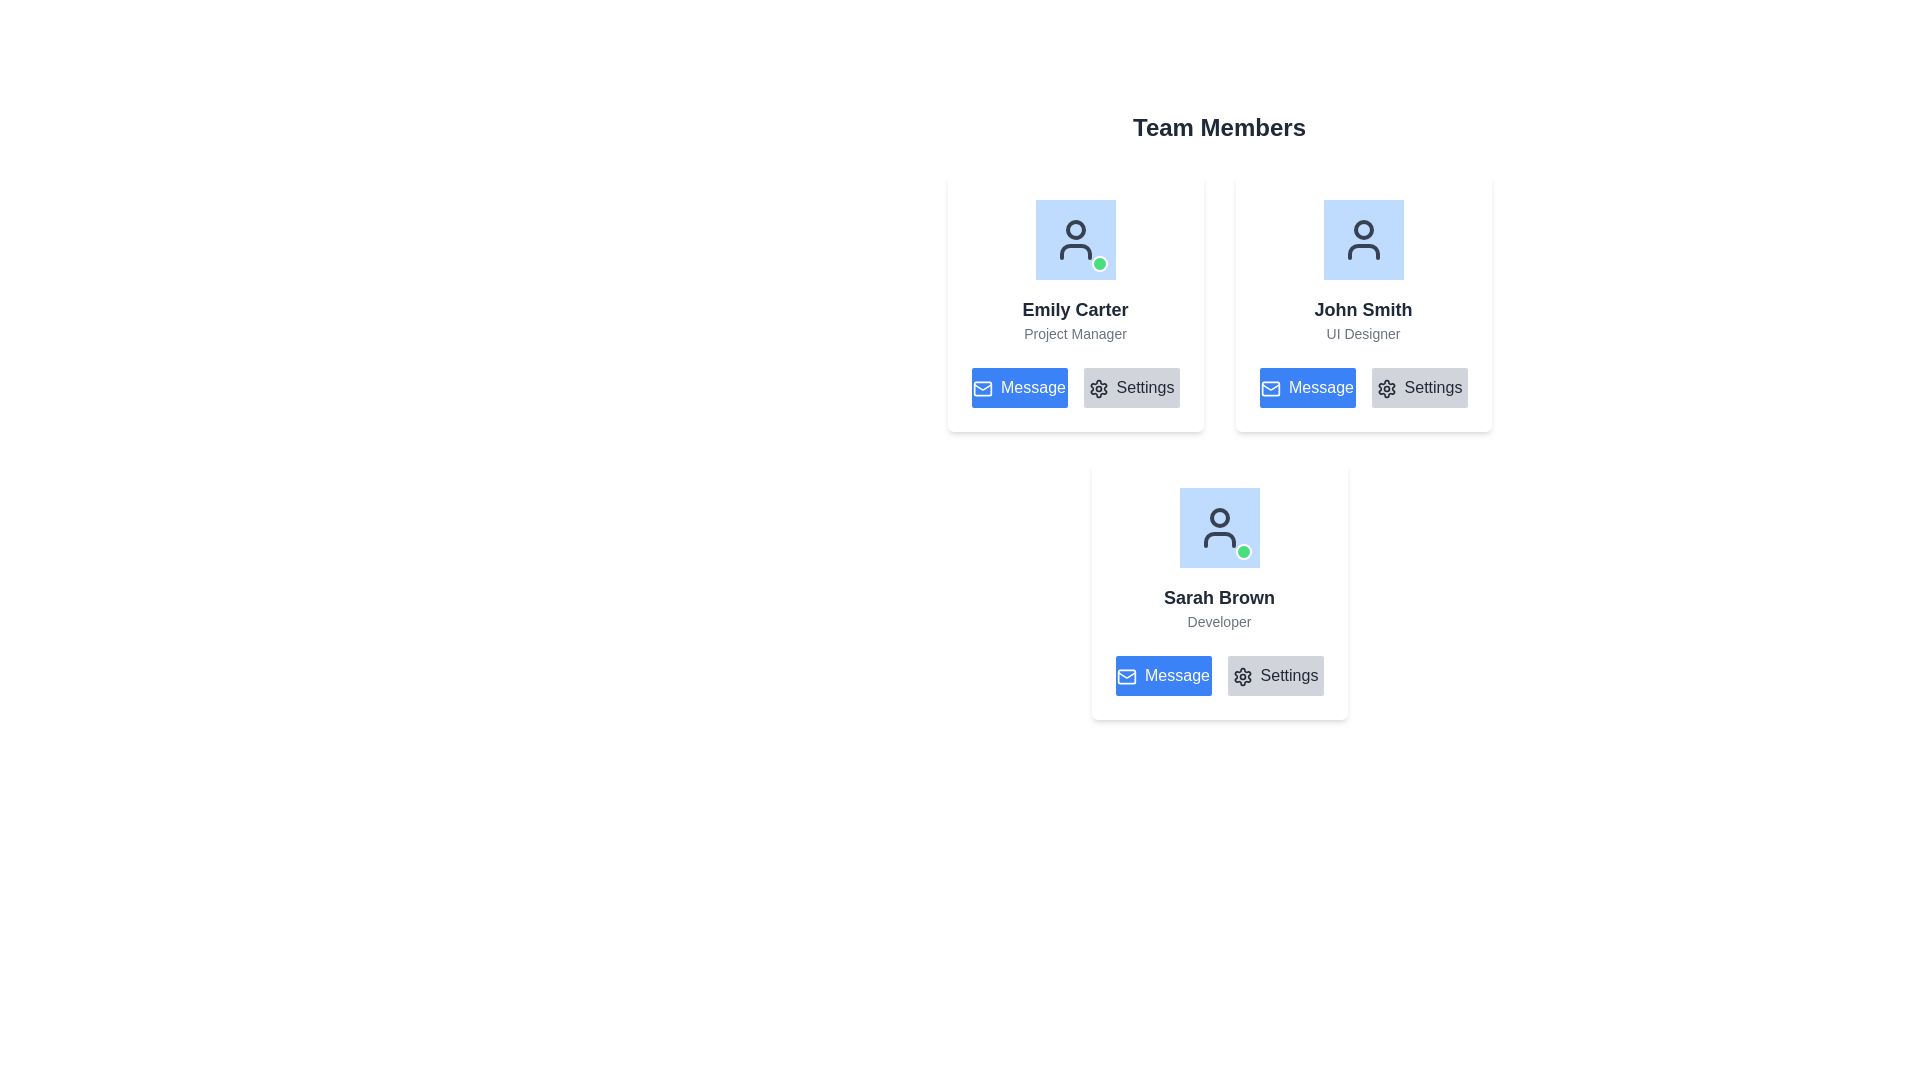 This screenshot has height=1080, width=1920. What do you see at coordinates (1362, 229) in the screenshot?
I see `the Circle visual marker in the user card for 'John Smith, UI Designer', located at the top-center of the card, which represents the user profile` at bounding box center [1362, 229].